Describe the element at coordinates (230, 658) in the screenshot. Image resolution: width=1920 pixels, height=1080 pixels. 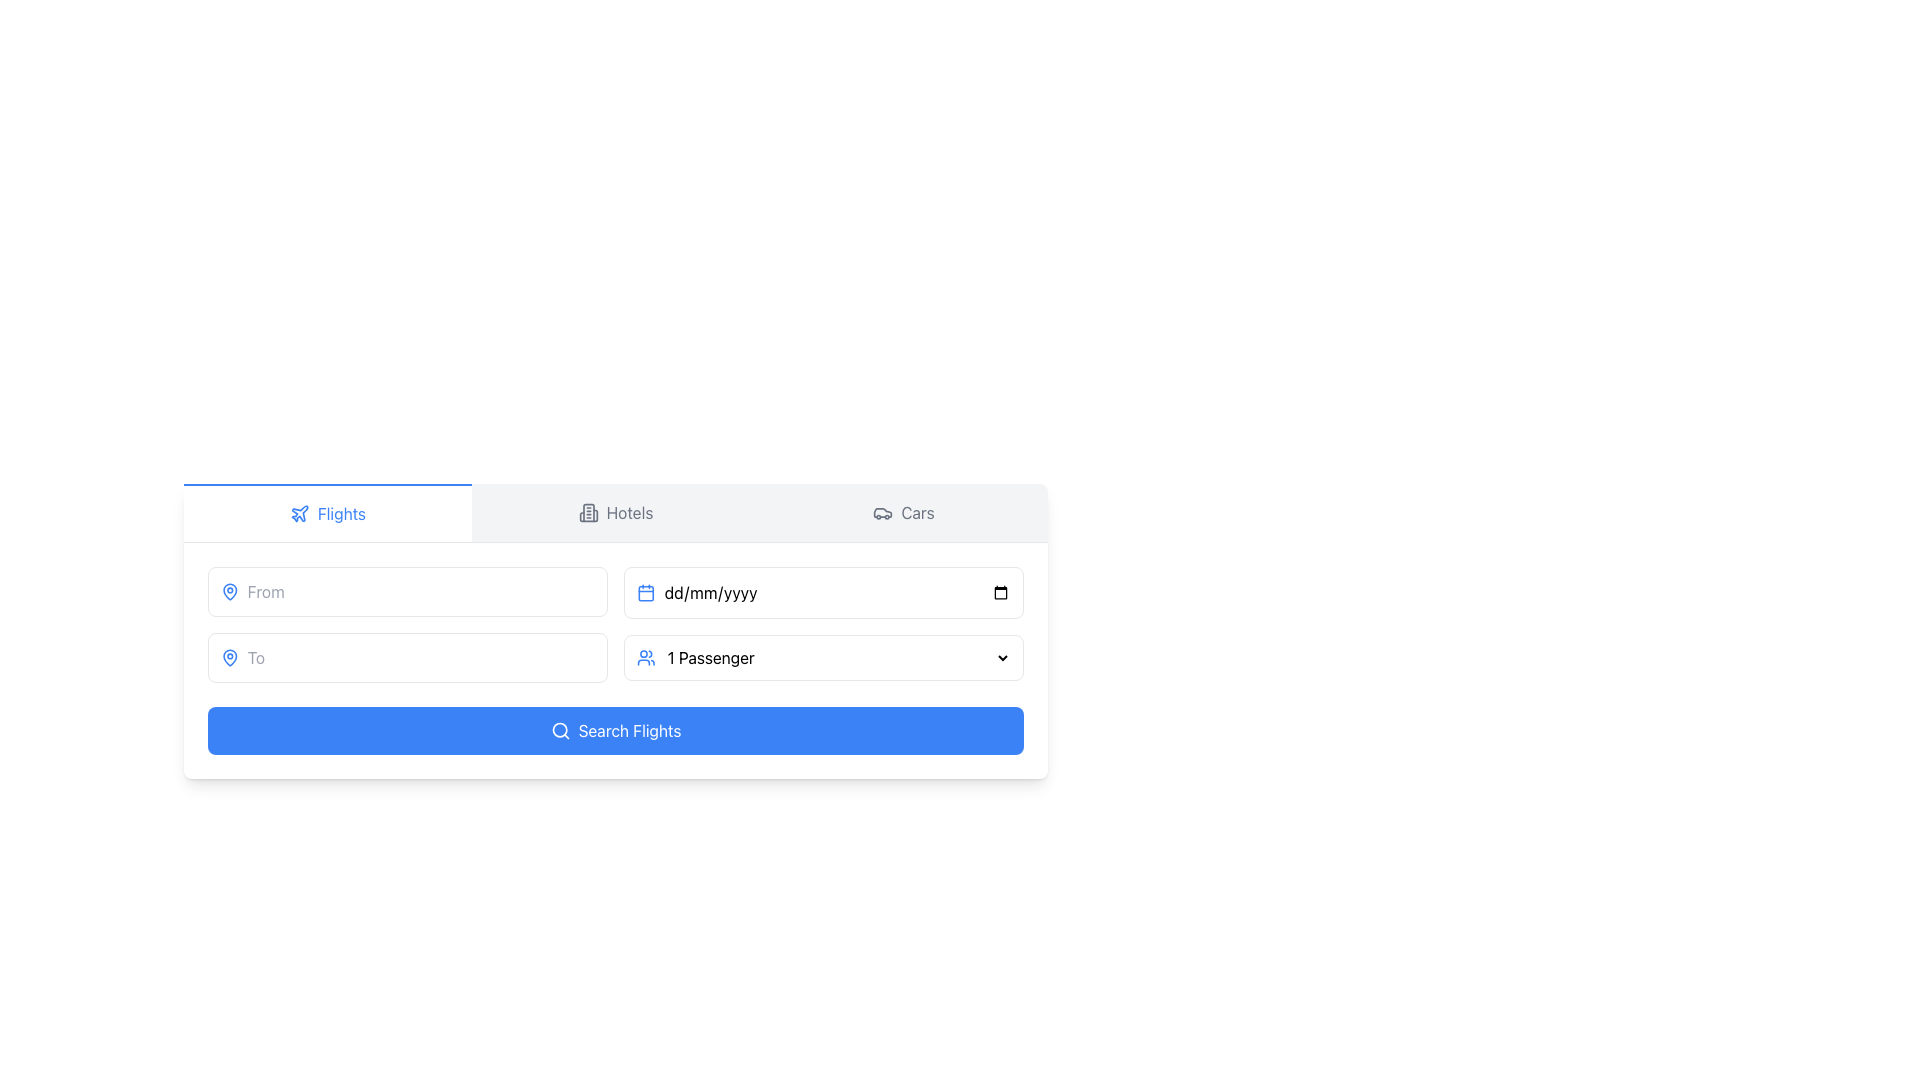
I see `the blue map pin icon located in the 'To' field of the travel information form, positioned in the left-middle area beneath the 'From' field` at that location.